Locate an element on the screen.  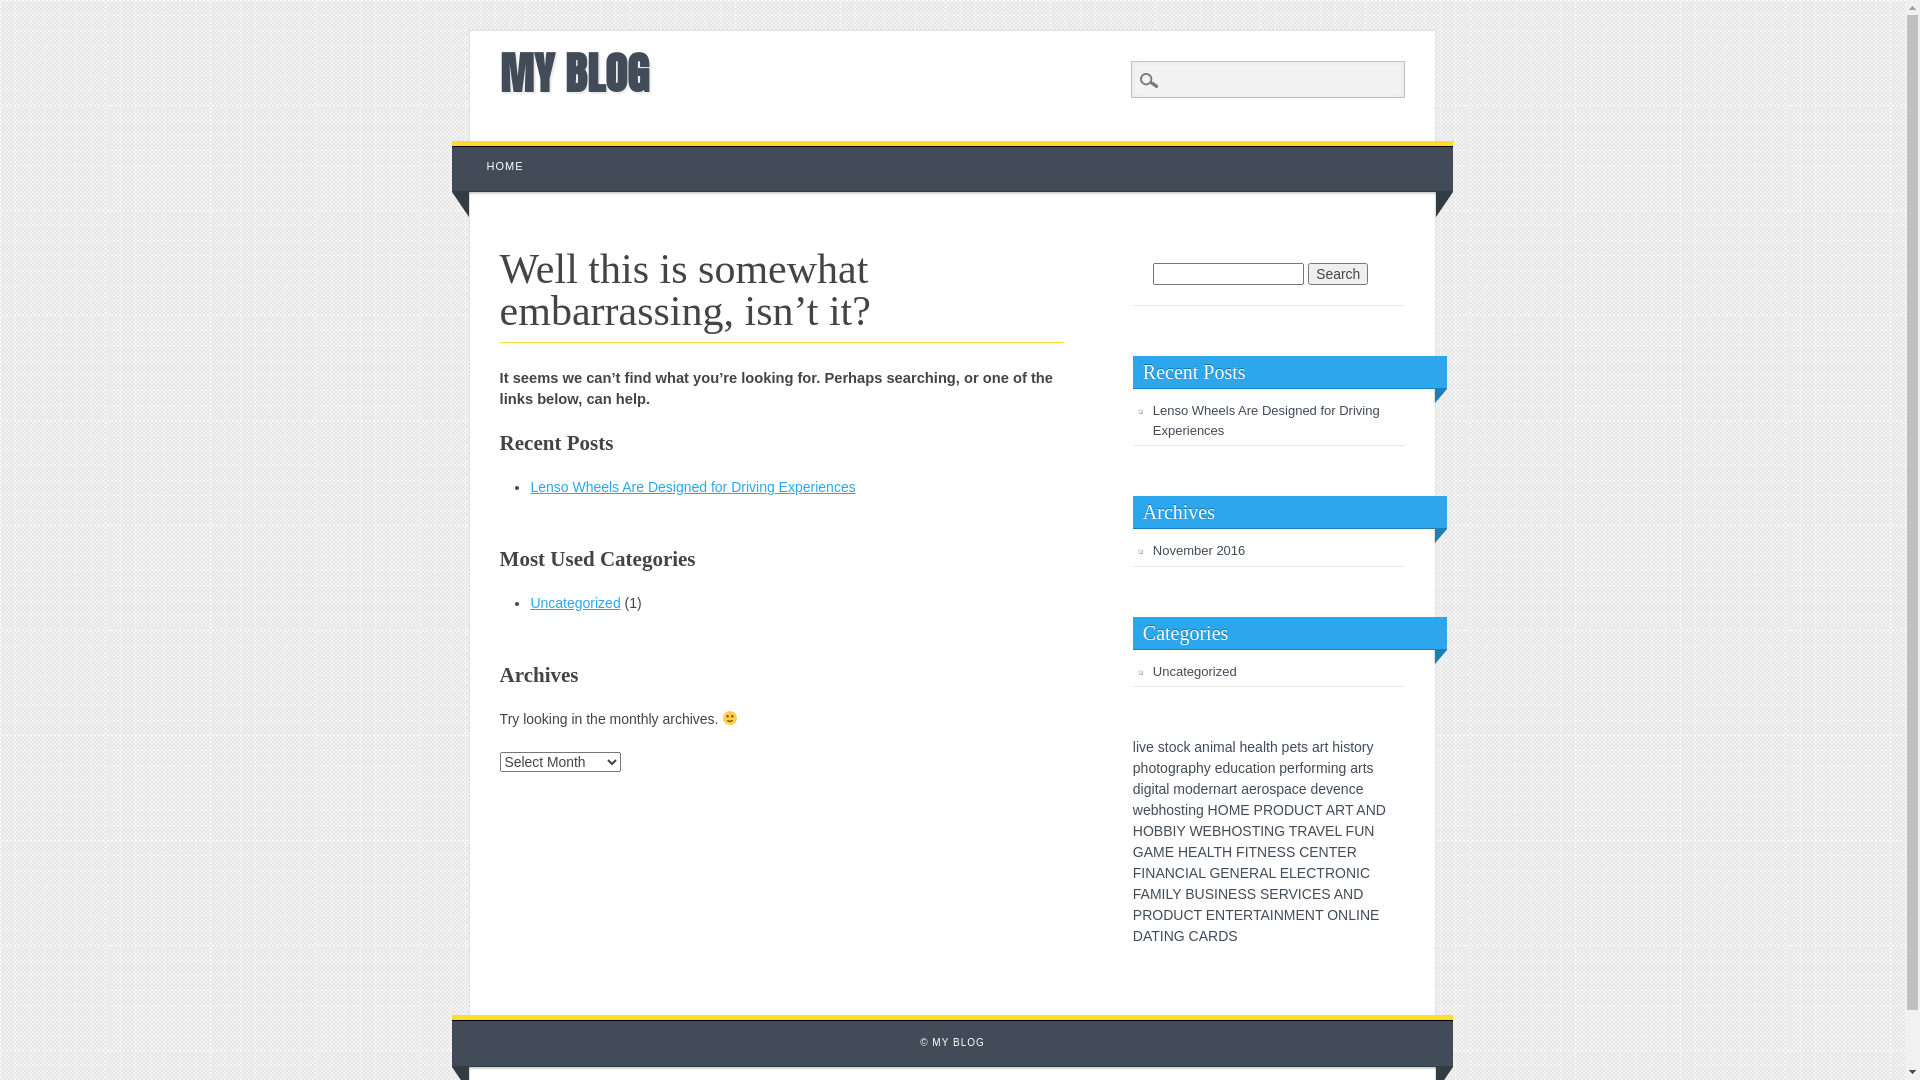
'g' is located at coordinates (1147, 788).